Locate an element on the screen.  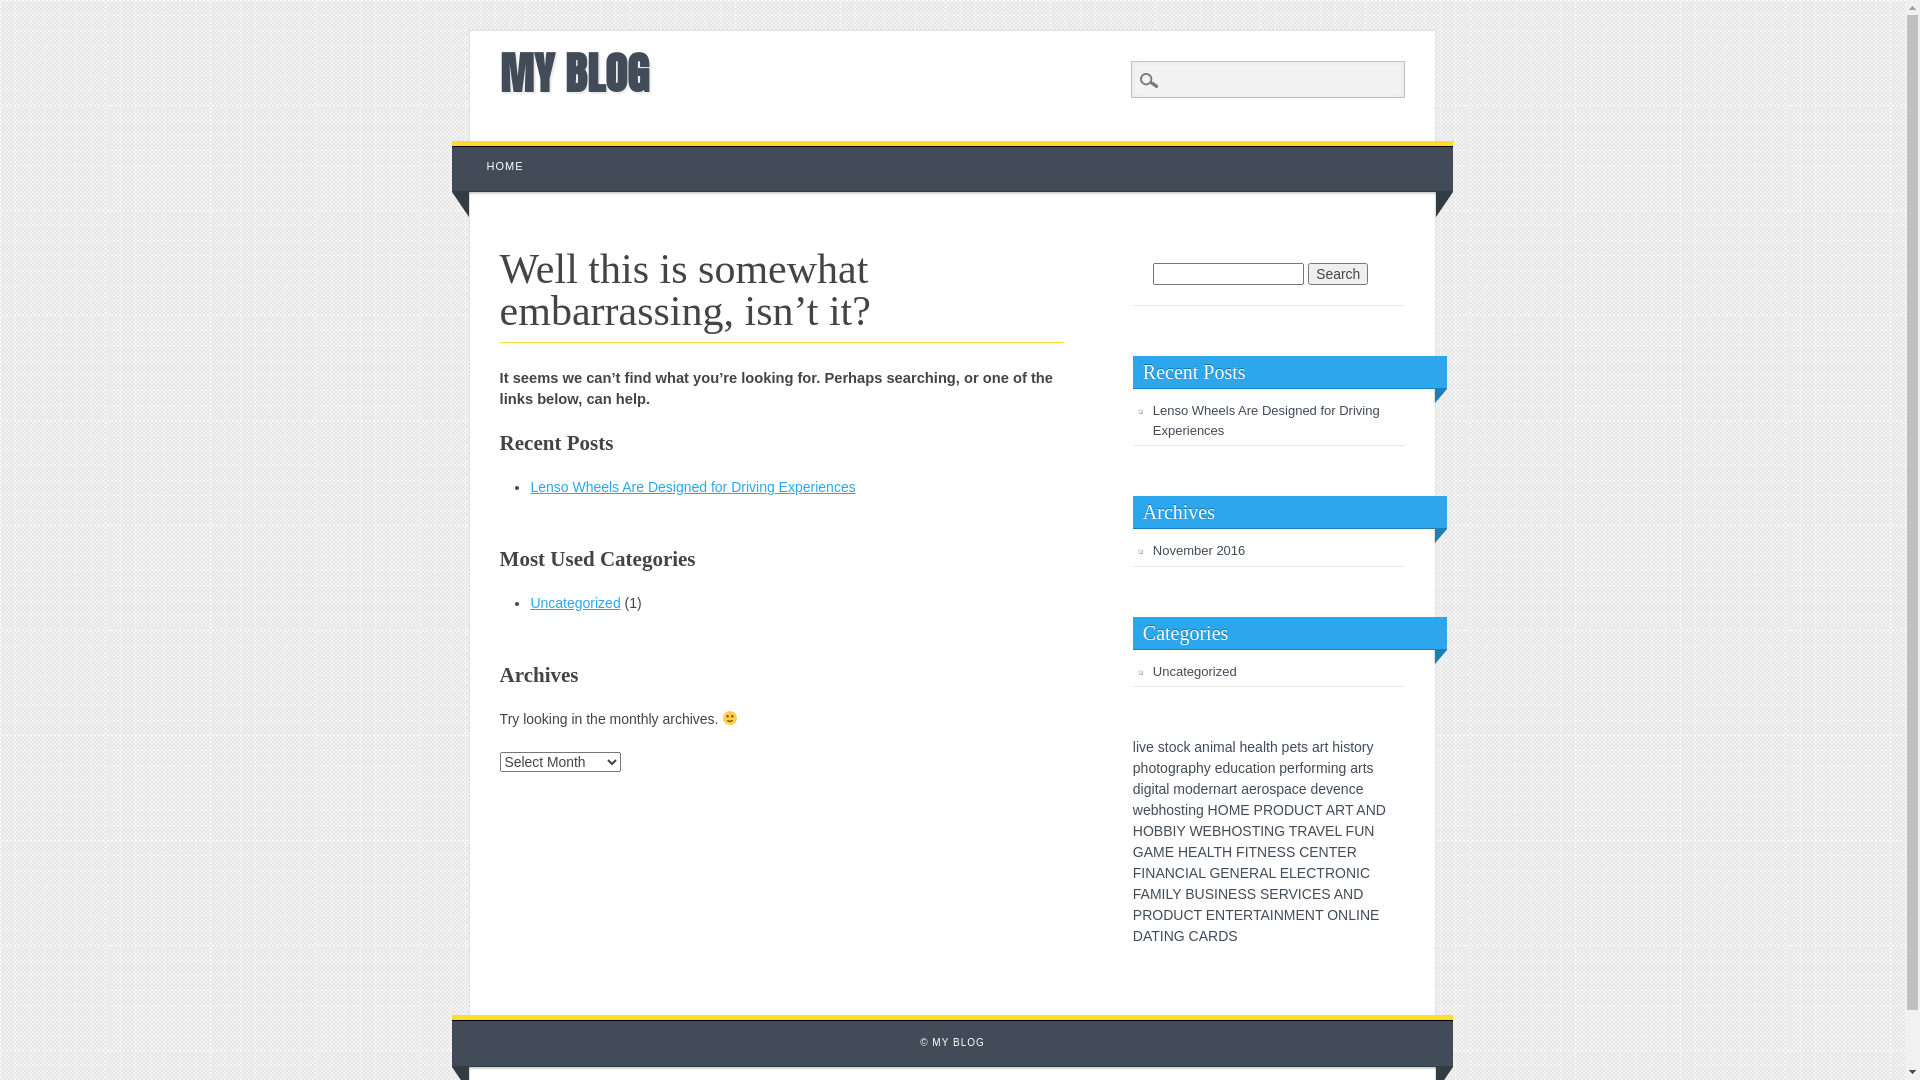
'g' is located at coordinates (1147, 788).